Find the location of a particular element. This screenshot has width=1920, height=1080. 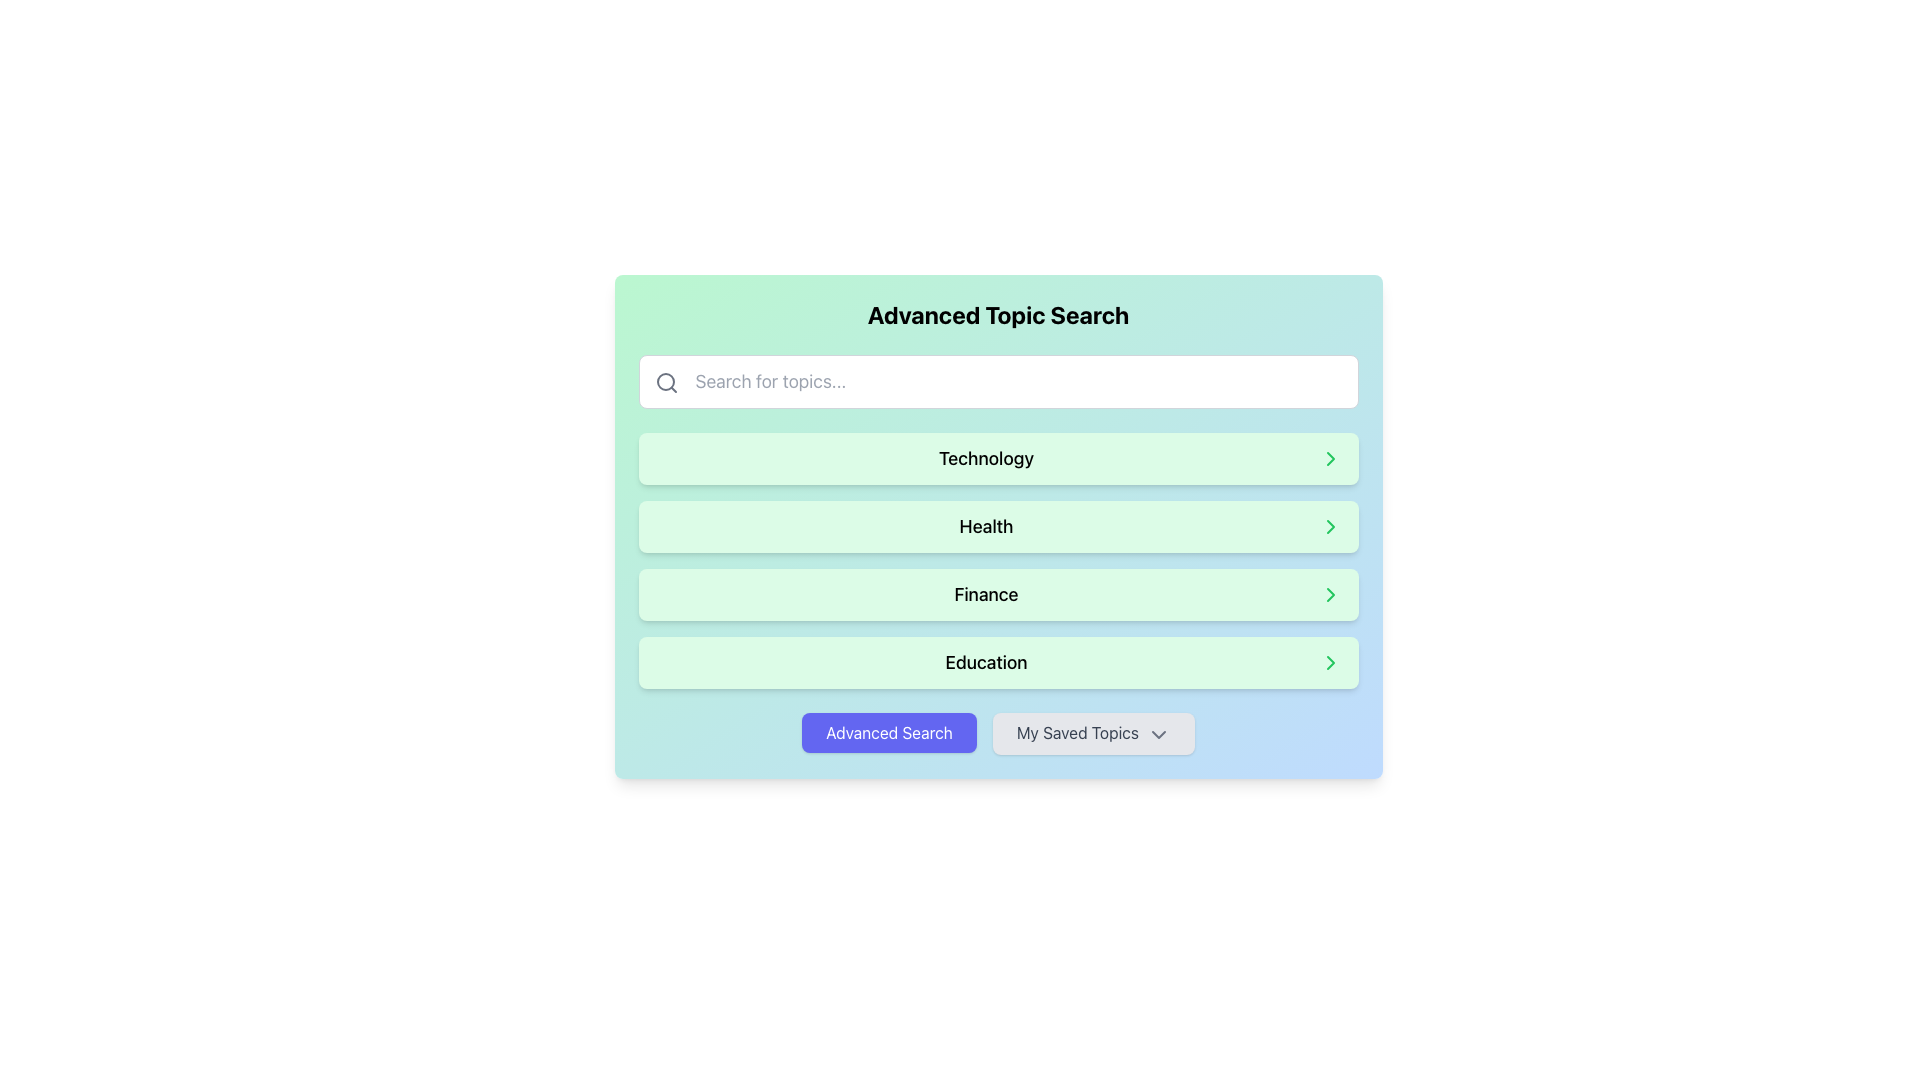

the small circular SVG element that is part of the search icon, positioned to the left of the search input field is located at coordinates (665, 381).